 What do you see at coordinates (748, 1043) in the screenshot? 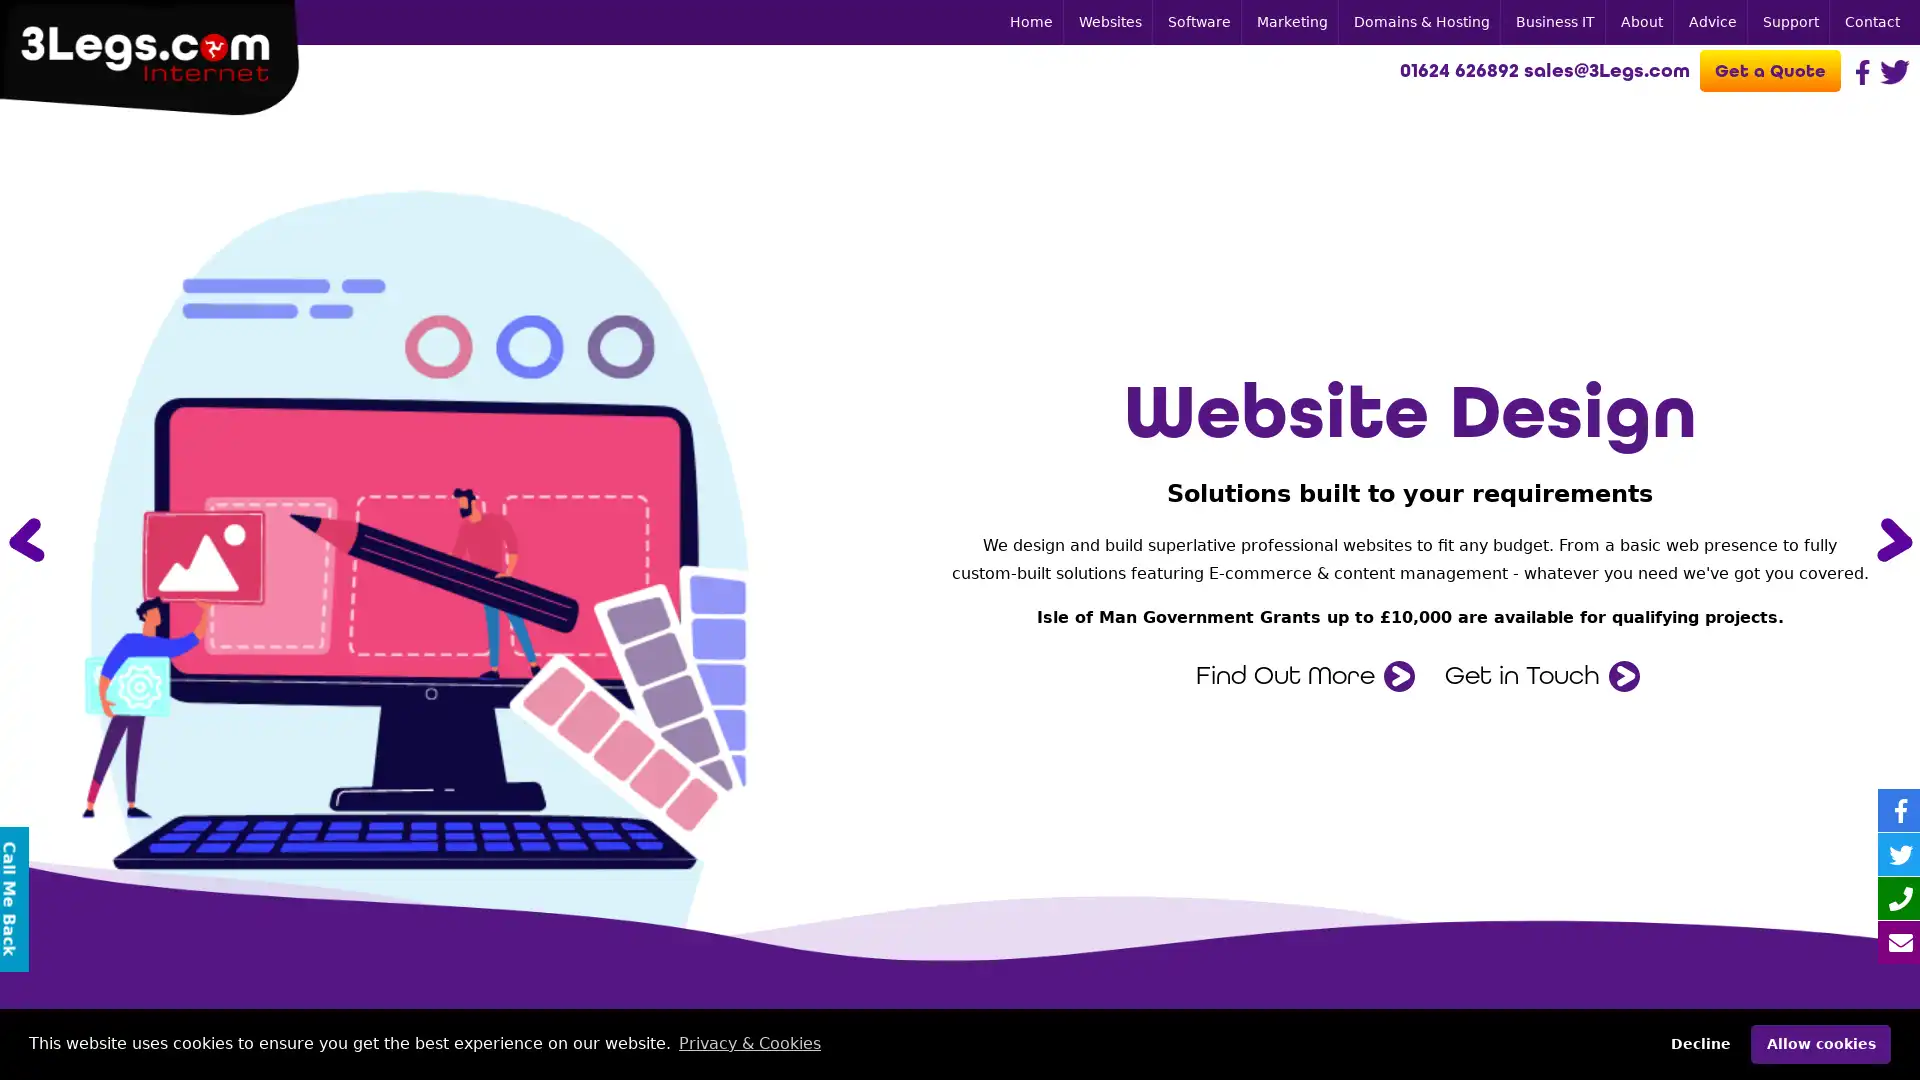
I see `learn more about cookies` at bounding box center [748, 1043].